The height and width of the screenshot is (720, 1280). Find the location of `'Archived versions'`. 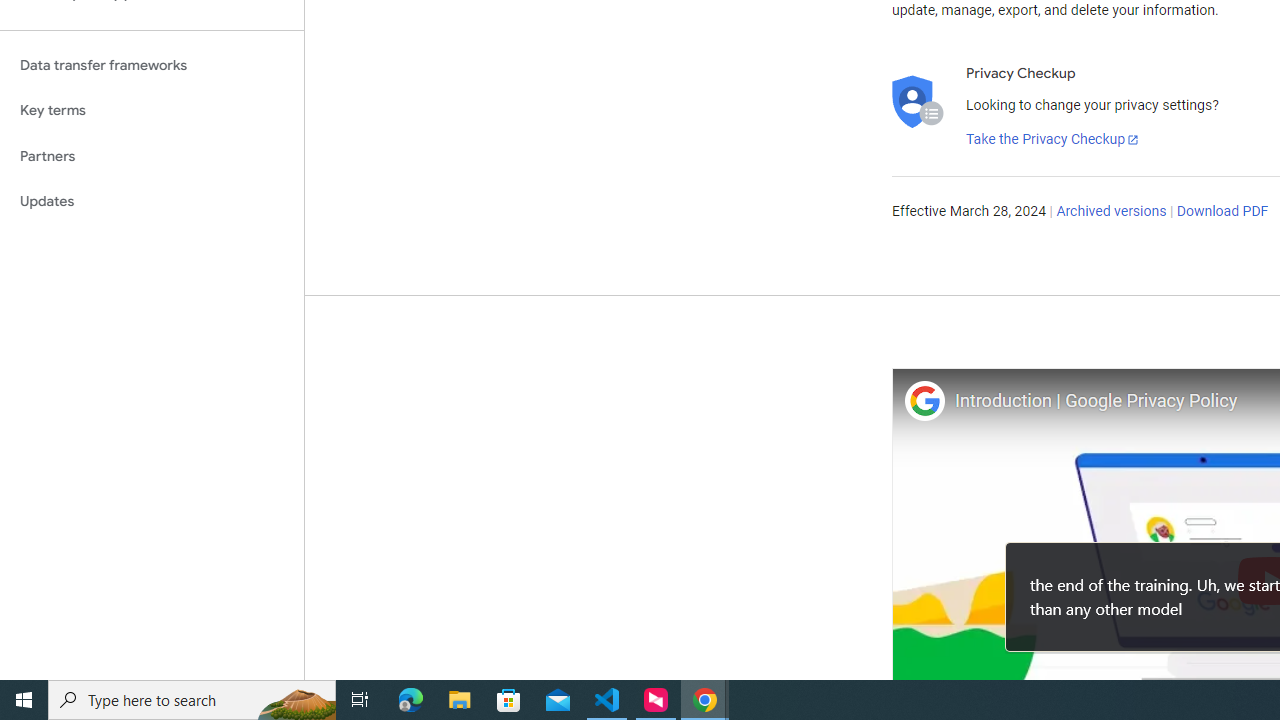

'Archived versions' is located at coordinates (1110, 212).